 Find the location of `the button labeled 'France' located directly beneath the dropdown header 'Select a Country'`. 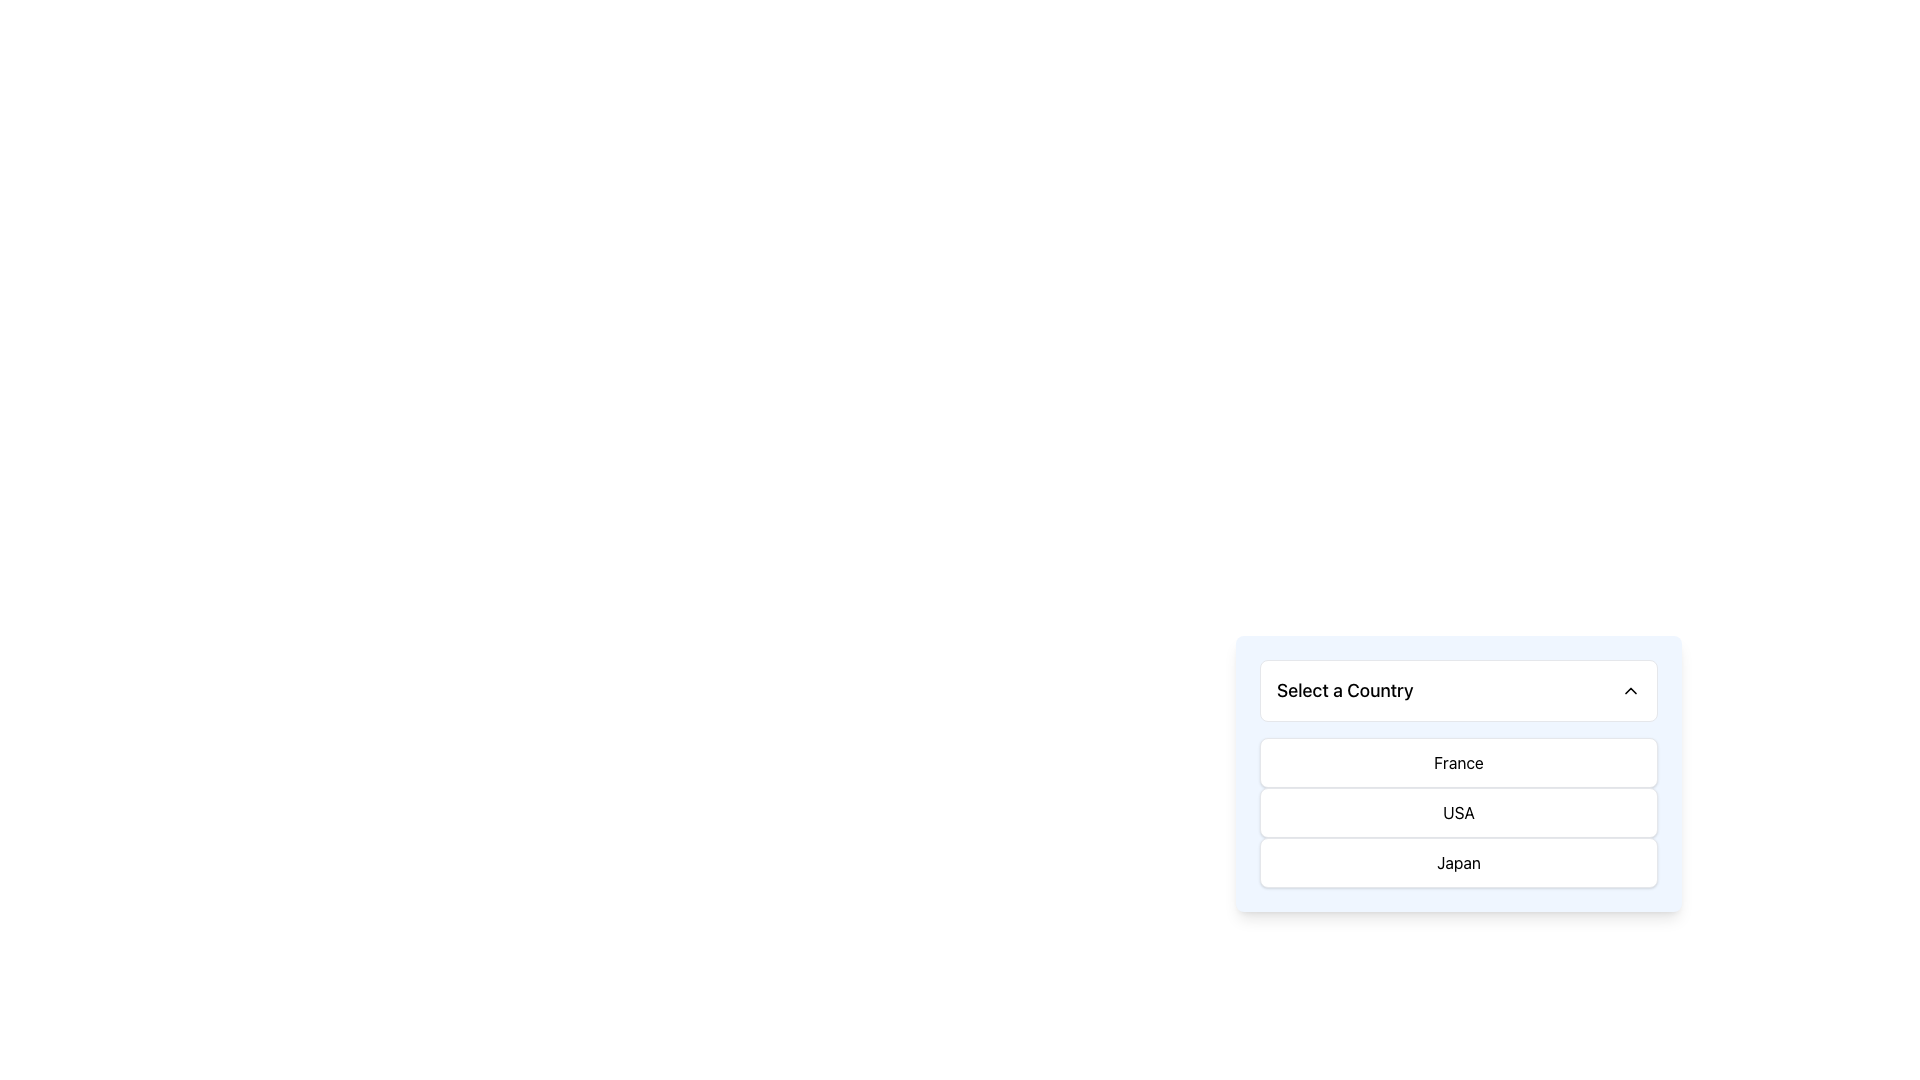

the button labeled 'France' located directly beneath the dropdown header 'Select a Country' is located at coordinates (1459, 773).